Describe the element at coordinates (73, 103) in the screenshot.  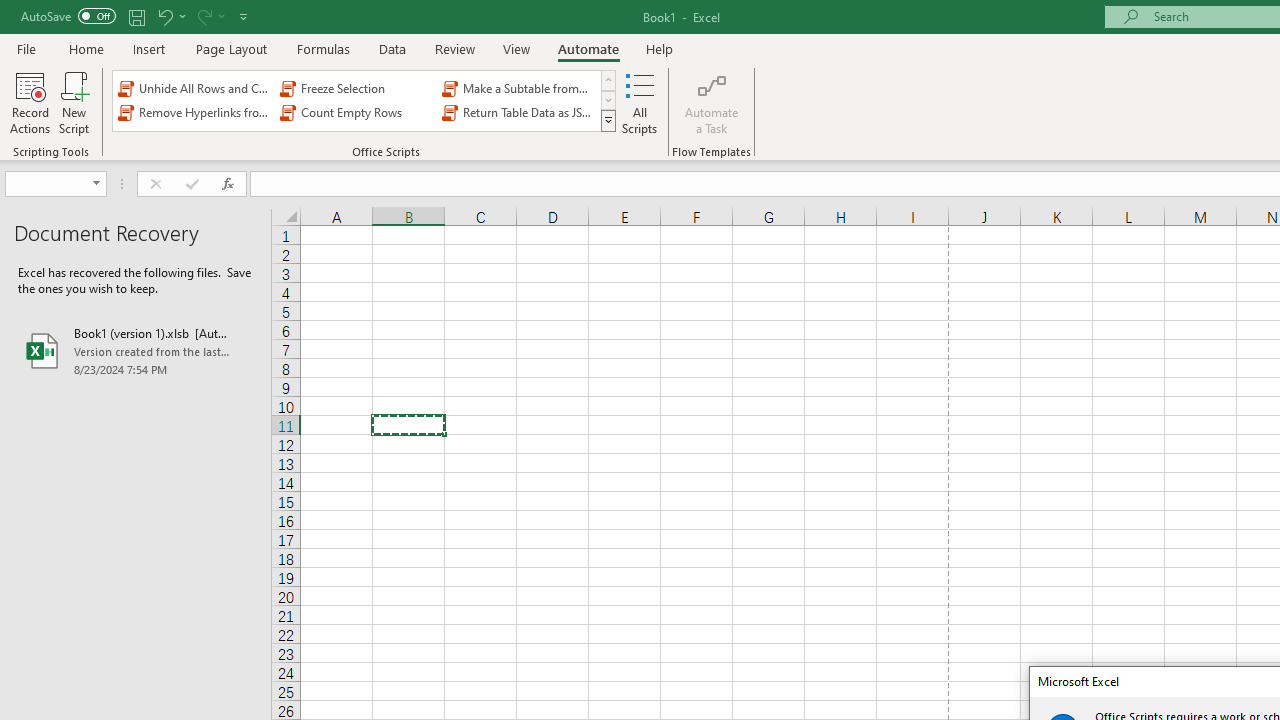
I see `'New Script'` at that location.